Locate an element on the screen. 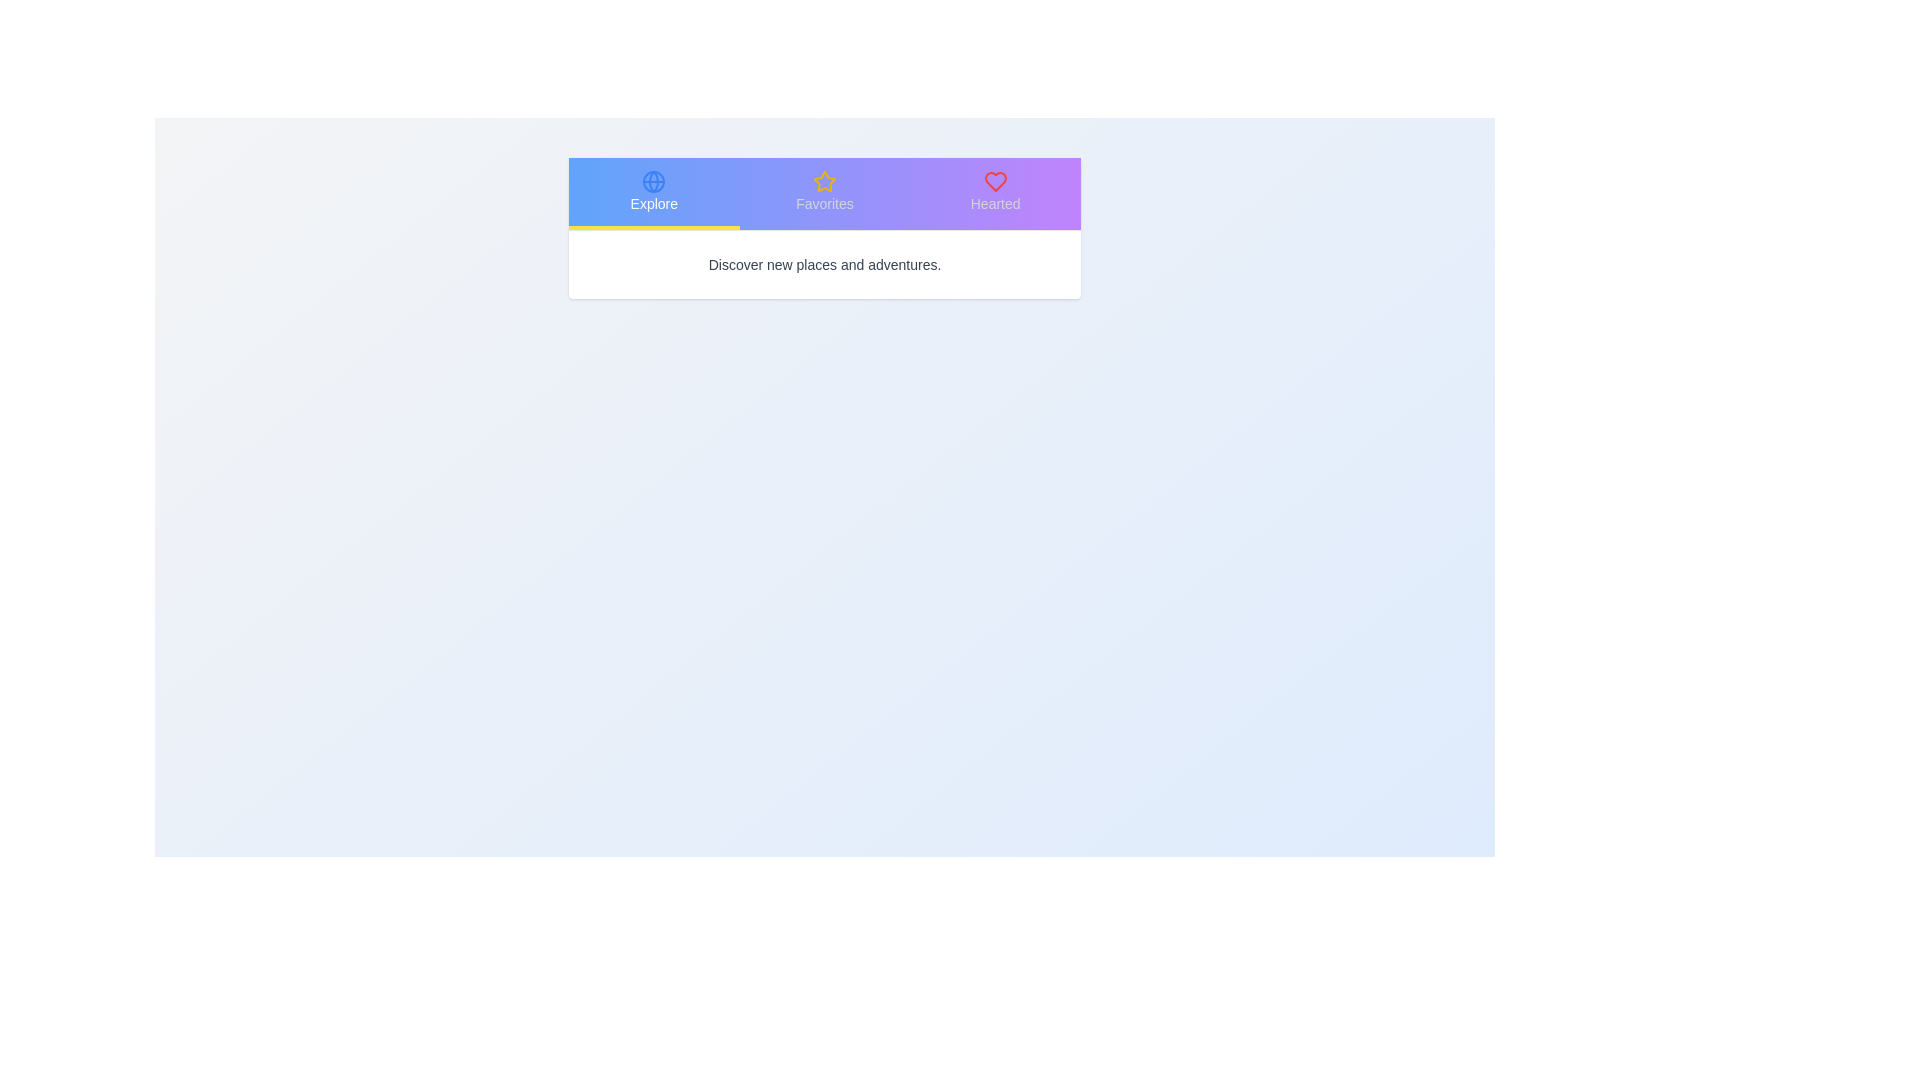 This screenshot has width=1920, height=1080. the tab labeled Favorites is located at coordinates (825, 193).